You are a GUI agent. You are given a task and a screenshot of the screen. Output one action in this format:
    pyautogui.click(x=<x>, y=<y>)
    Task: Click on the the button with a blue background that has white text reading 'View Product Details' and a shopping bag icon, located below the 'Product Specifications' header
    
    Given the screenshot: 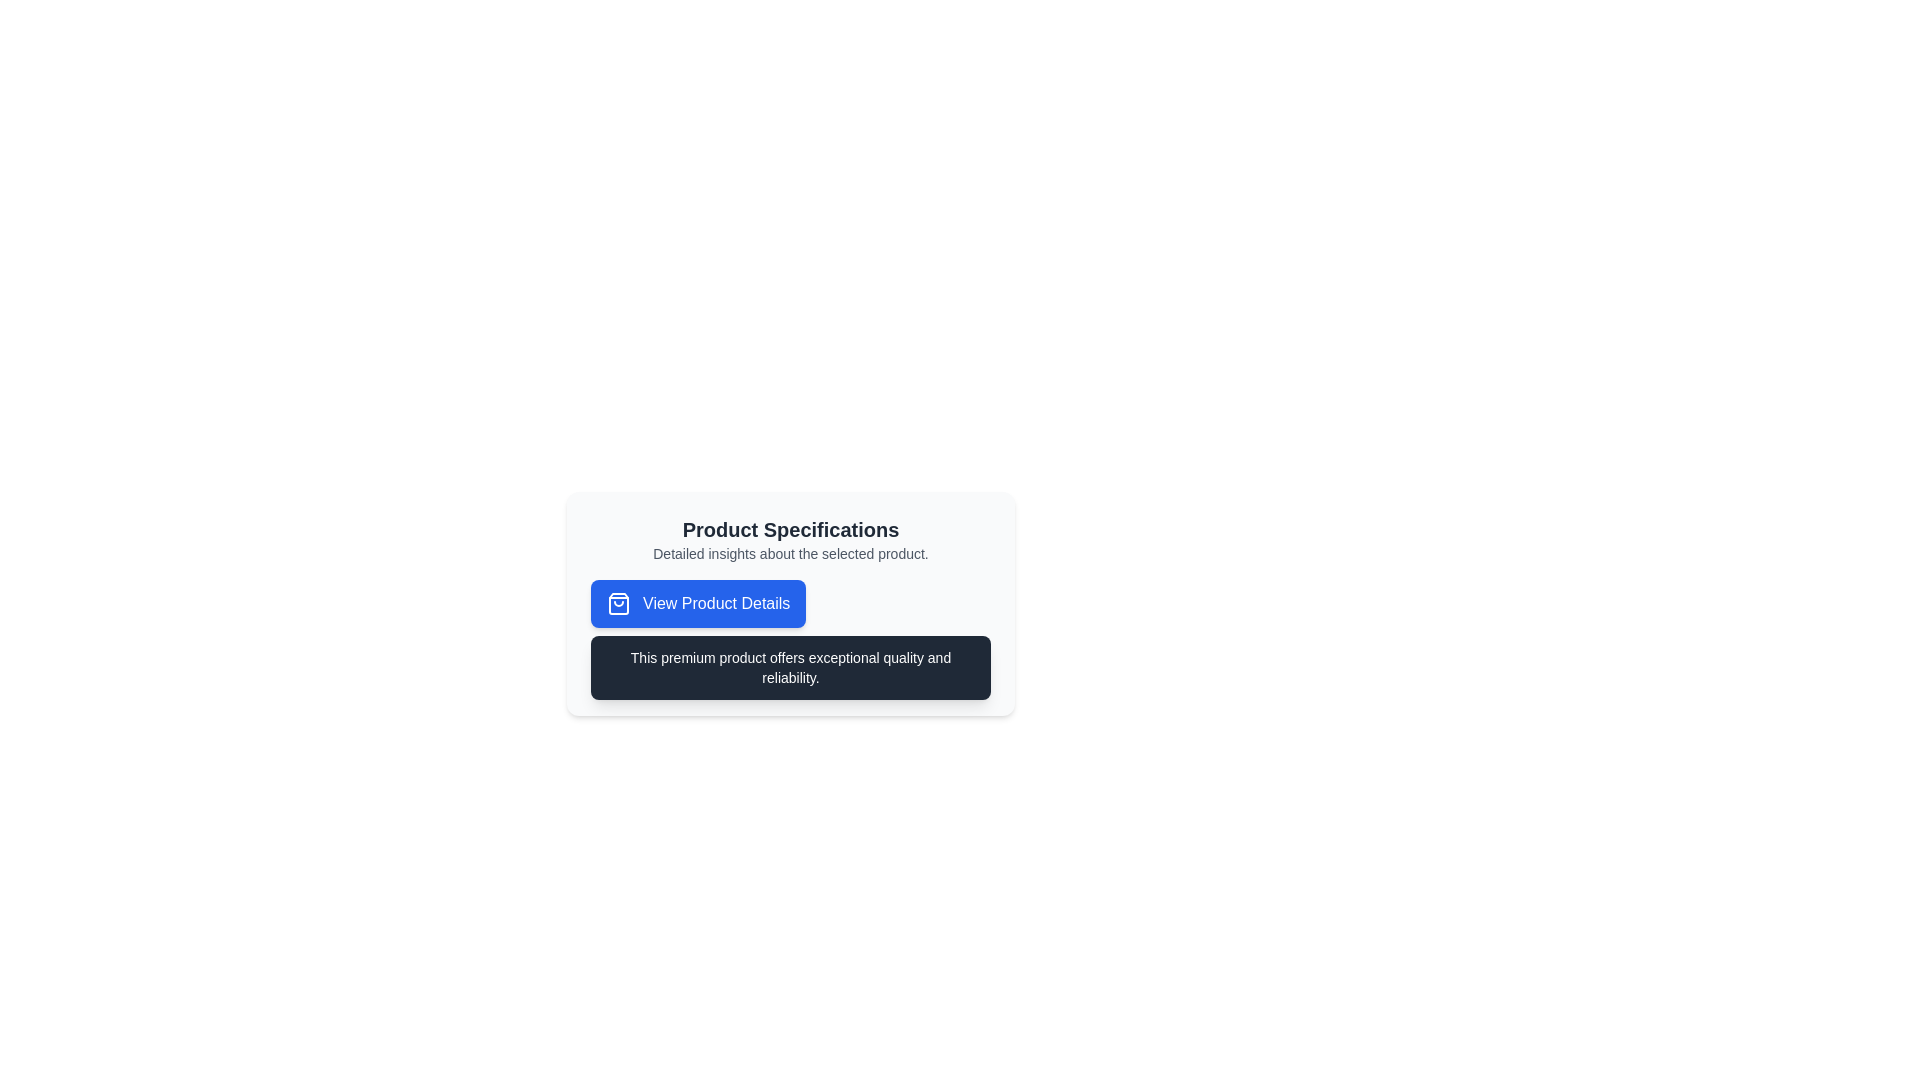 What is the action you would take?
    pyautogui.click(x=790, y=603)
    